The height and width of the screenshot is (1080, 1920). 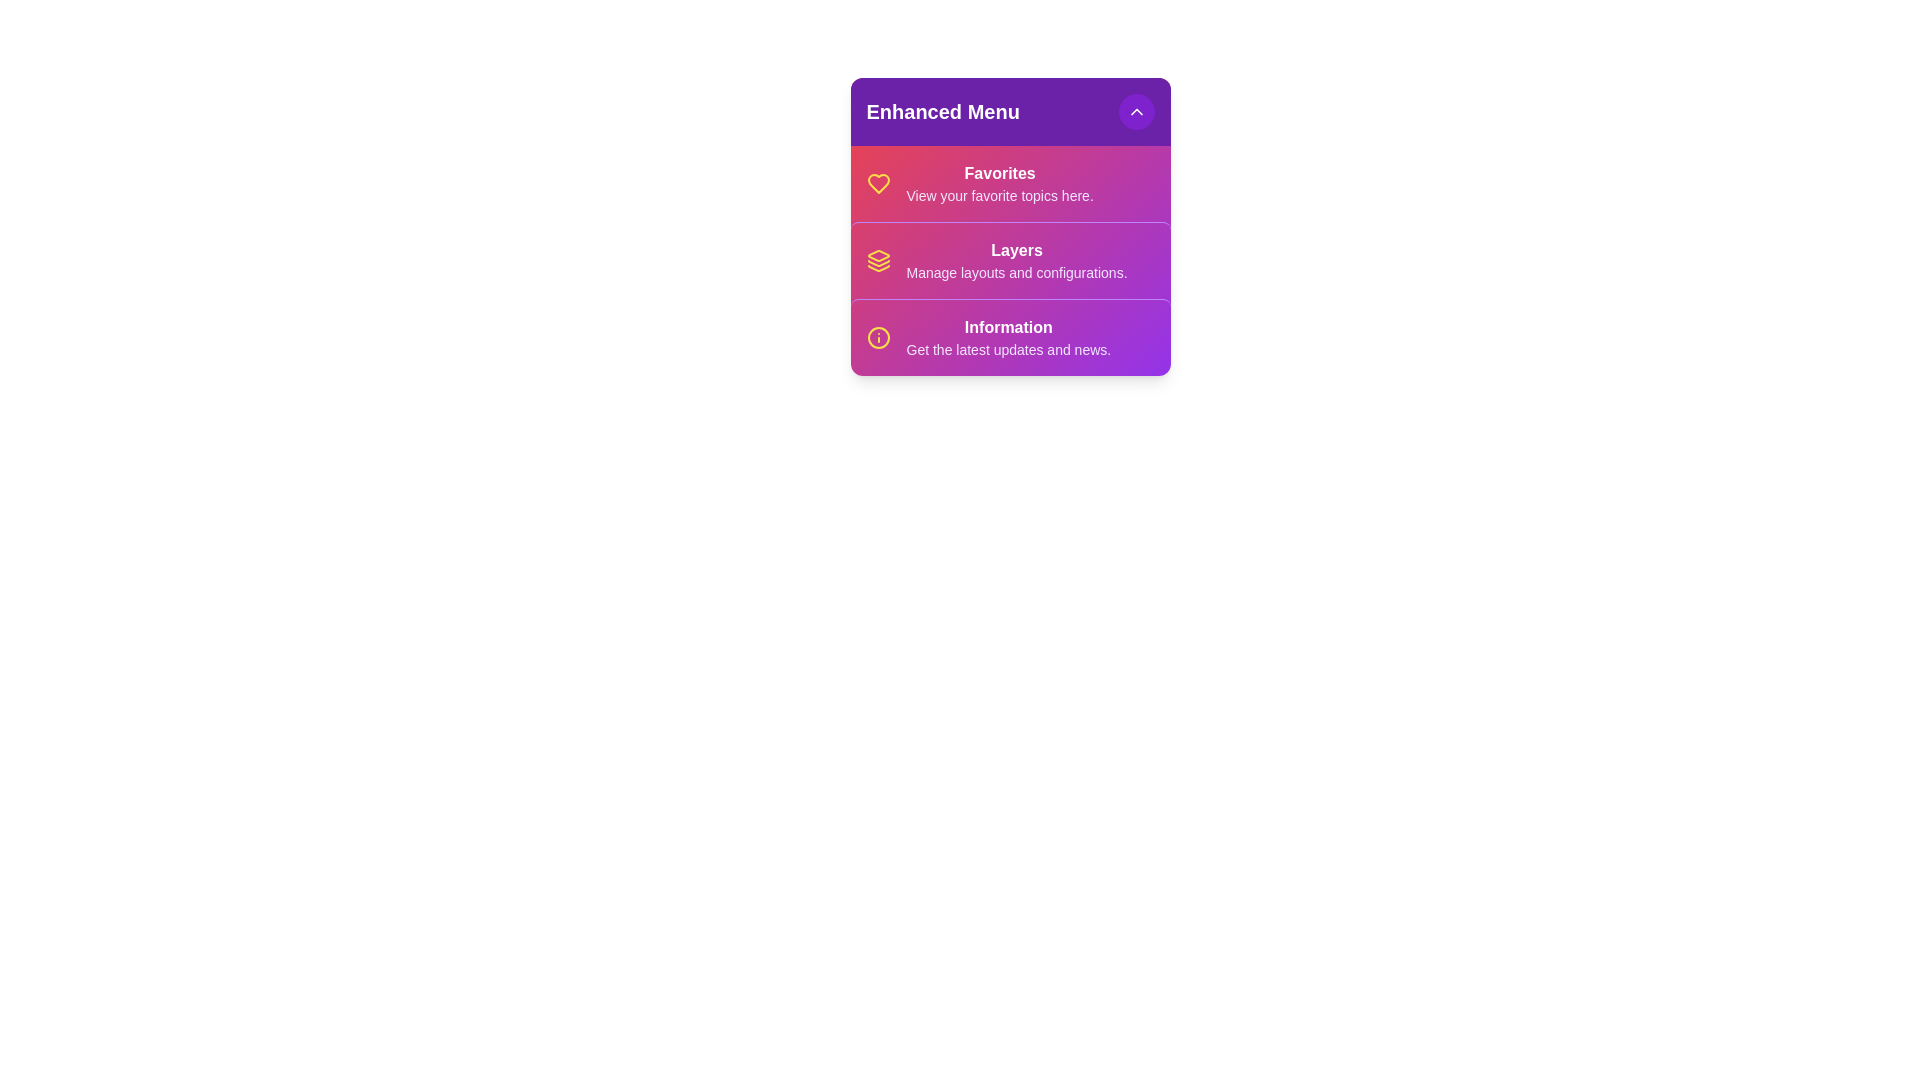 I want to click on the menu item Information to view its hover effect, so click(x=1010, y=336).